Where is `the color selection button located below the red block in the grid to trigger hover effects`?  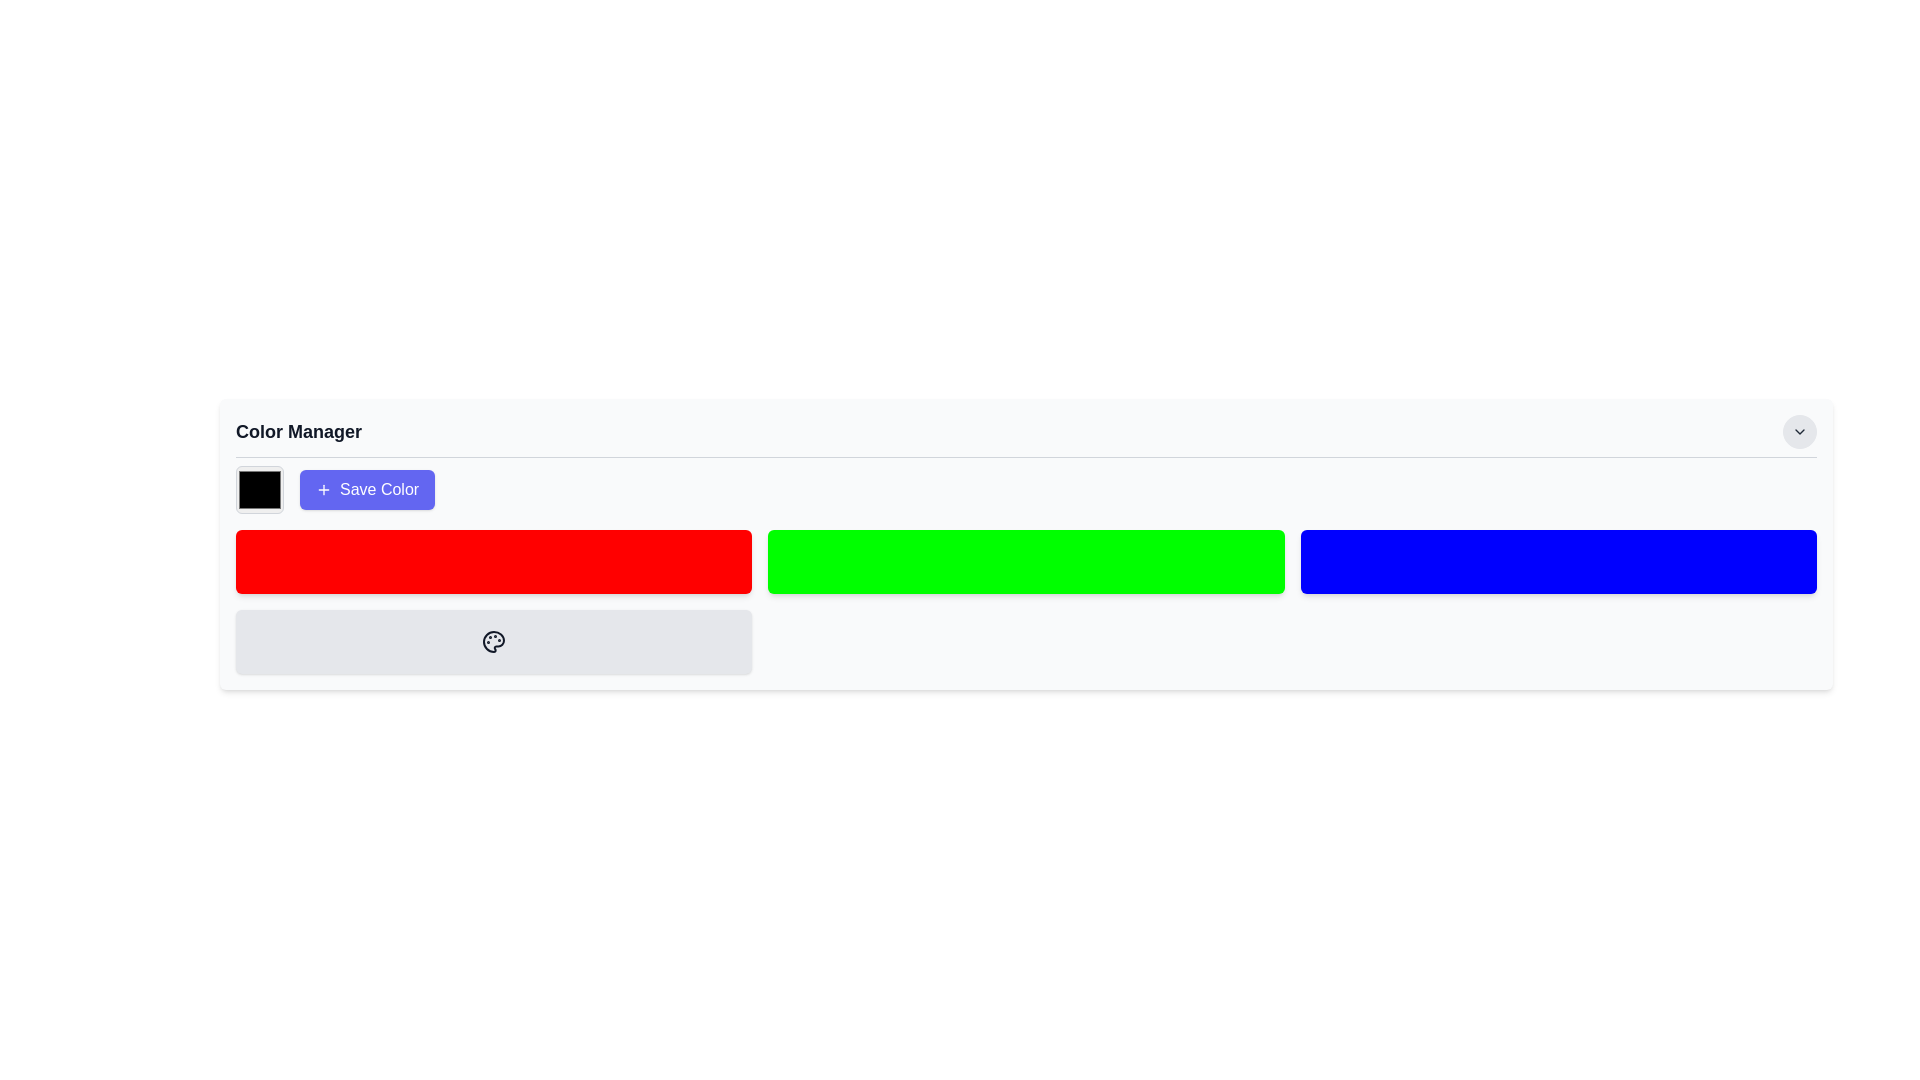 the color selection button located below the red block in the grid to trigger hover effects is located at coordinates (494, 641).